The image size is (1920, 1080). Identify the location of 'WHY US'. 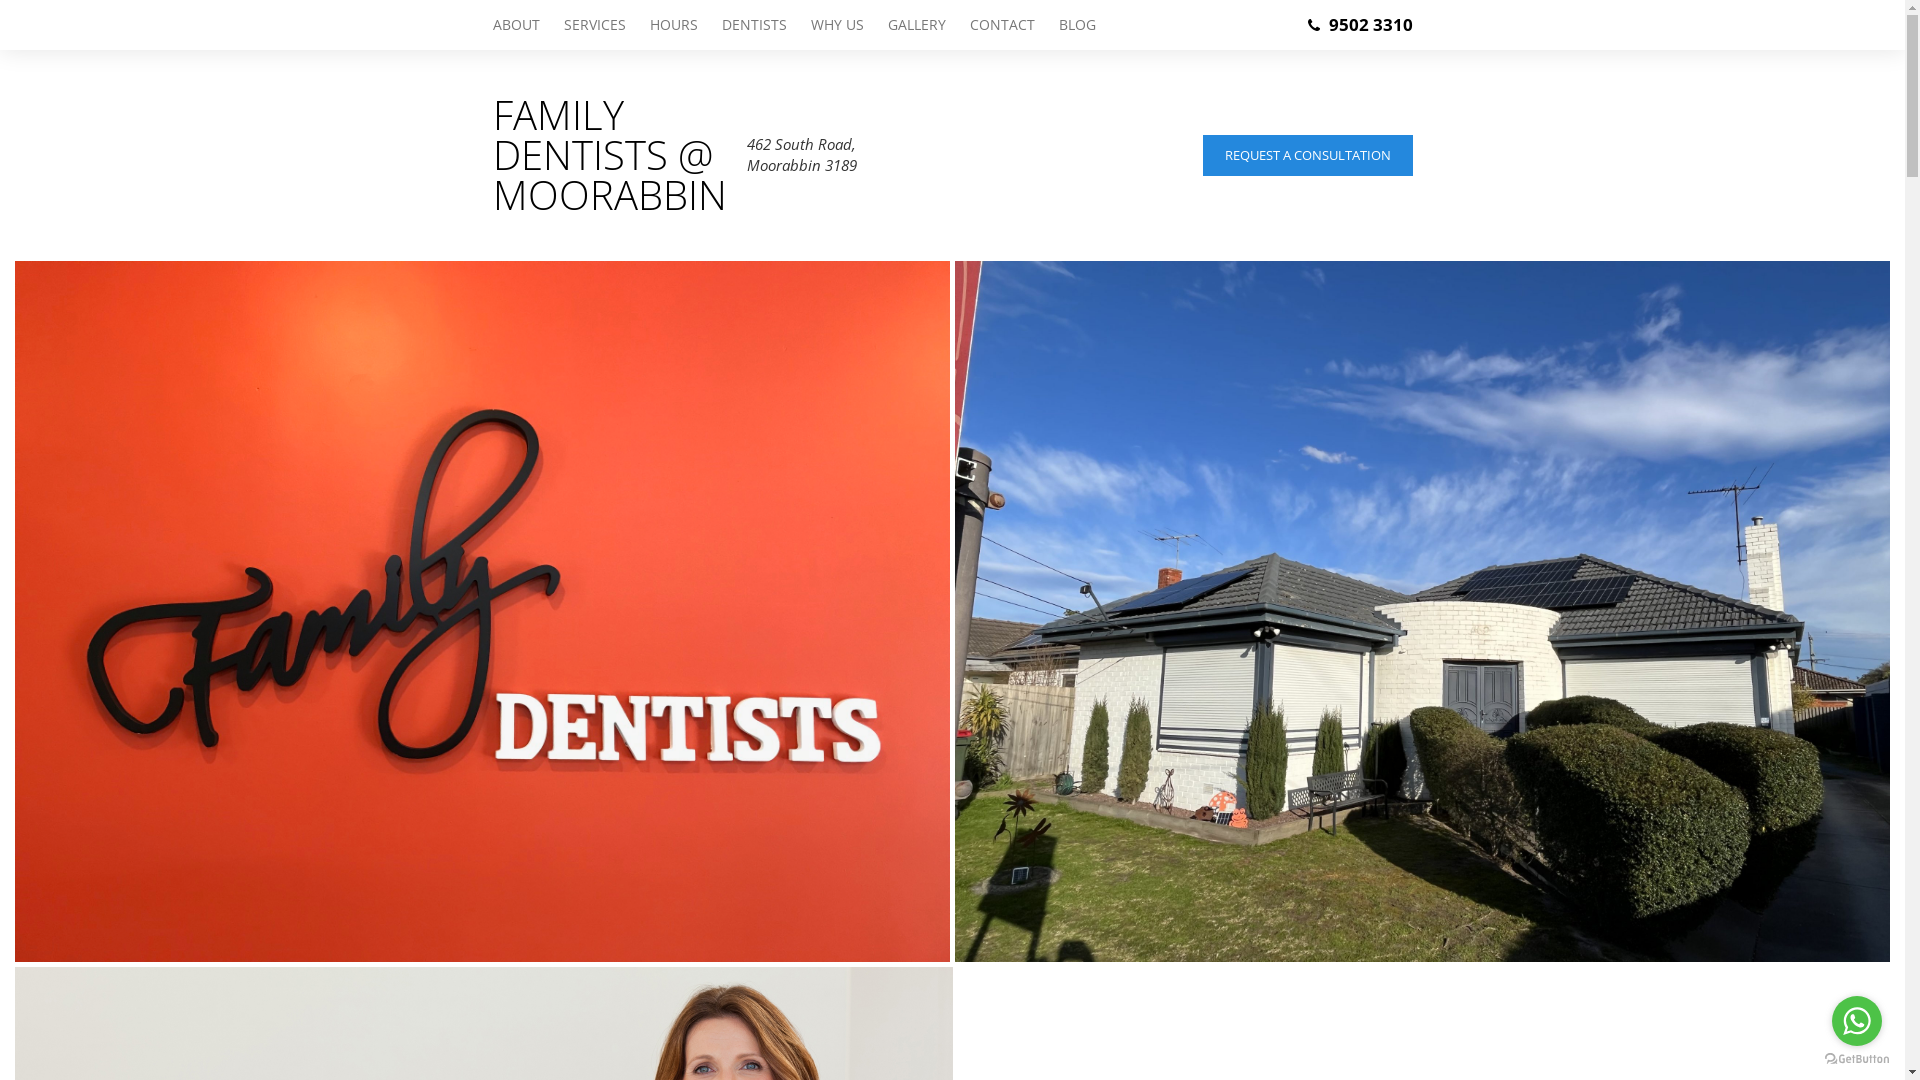
(836, 24).